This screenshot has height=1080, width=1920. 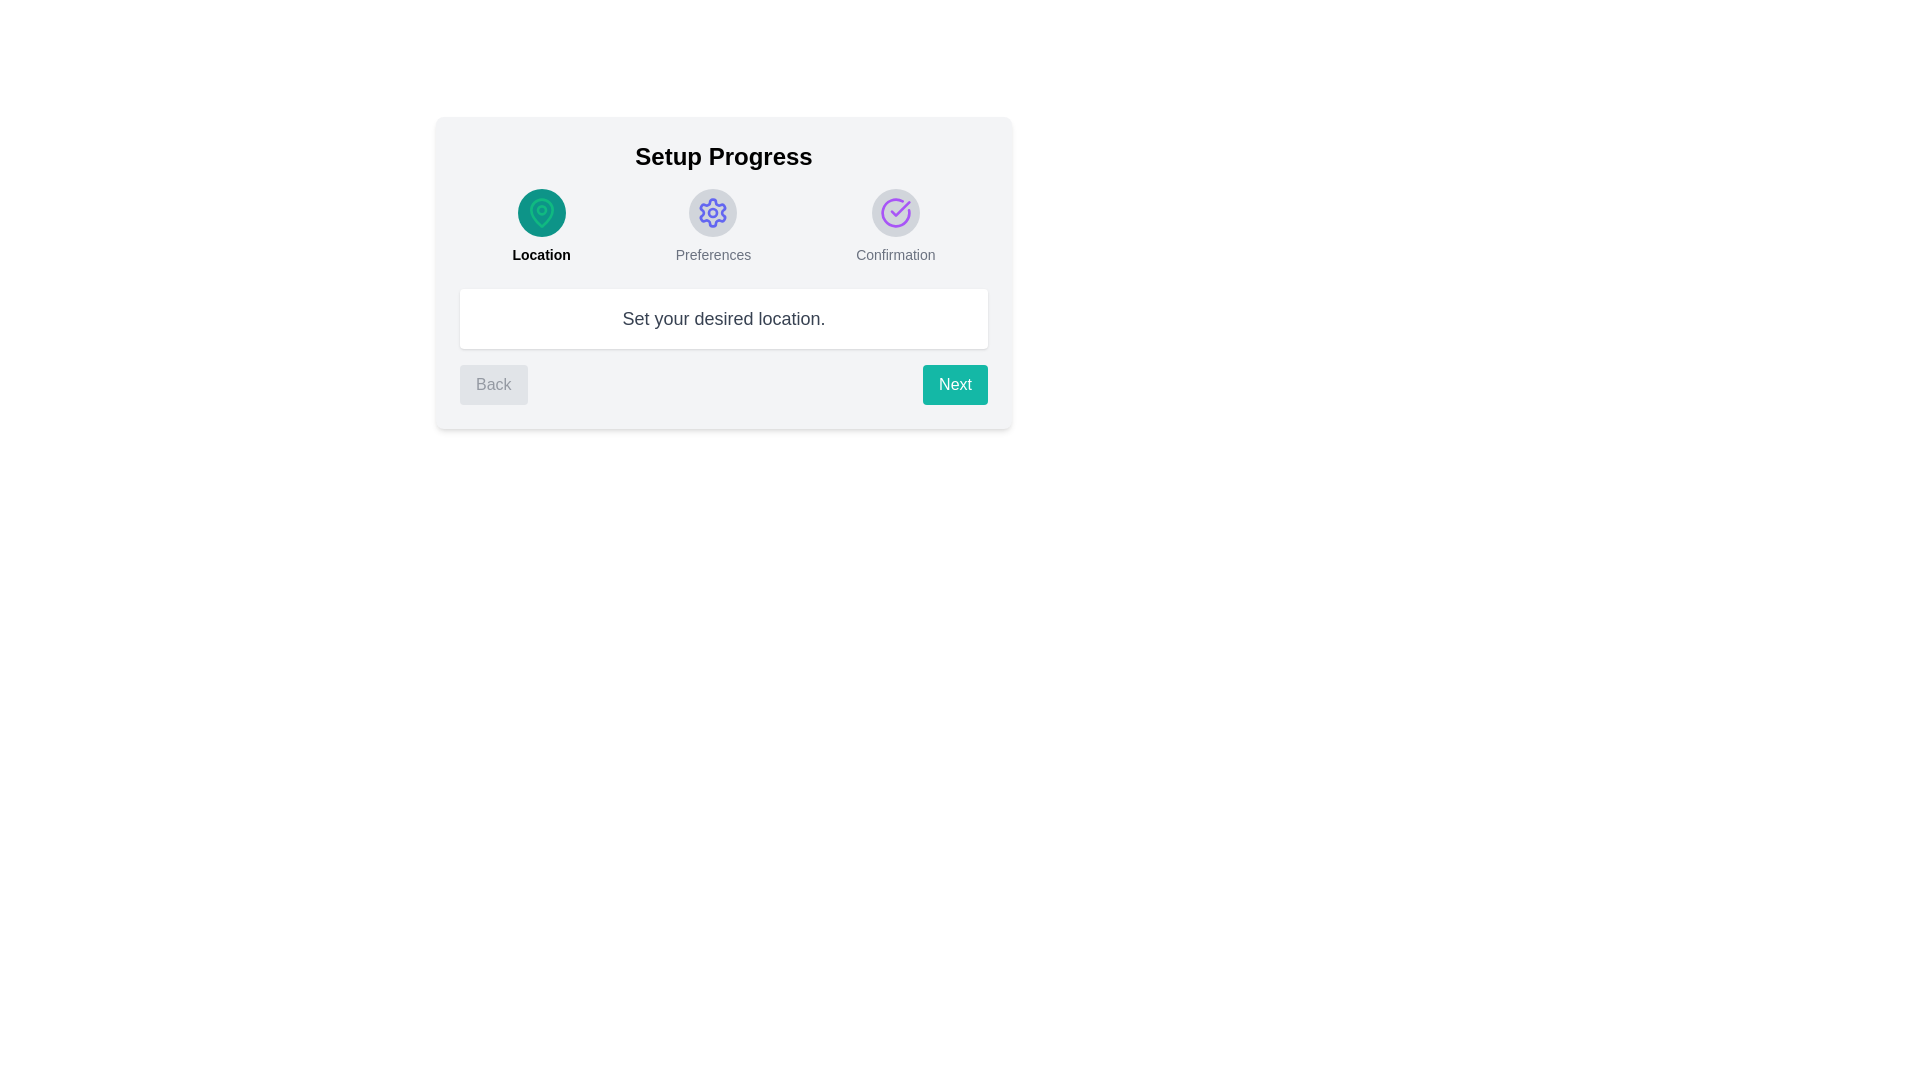 I want to click on 'Next' button to proceed to the next step, so click(x=954, y=385).